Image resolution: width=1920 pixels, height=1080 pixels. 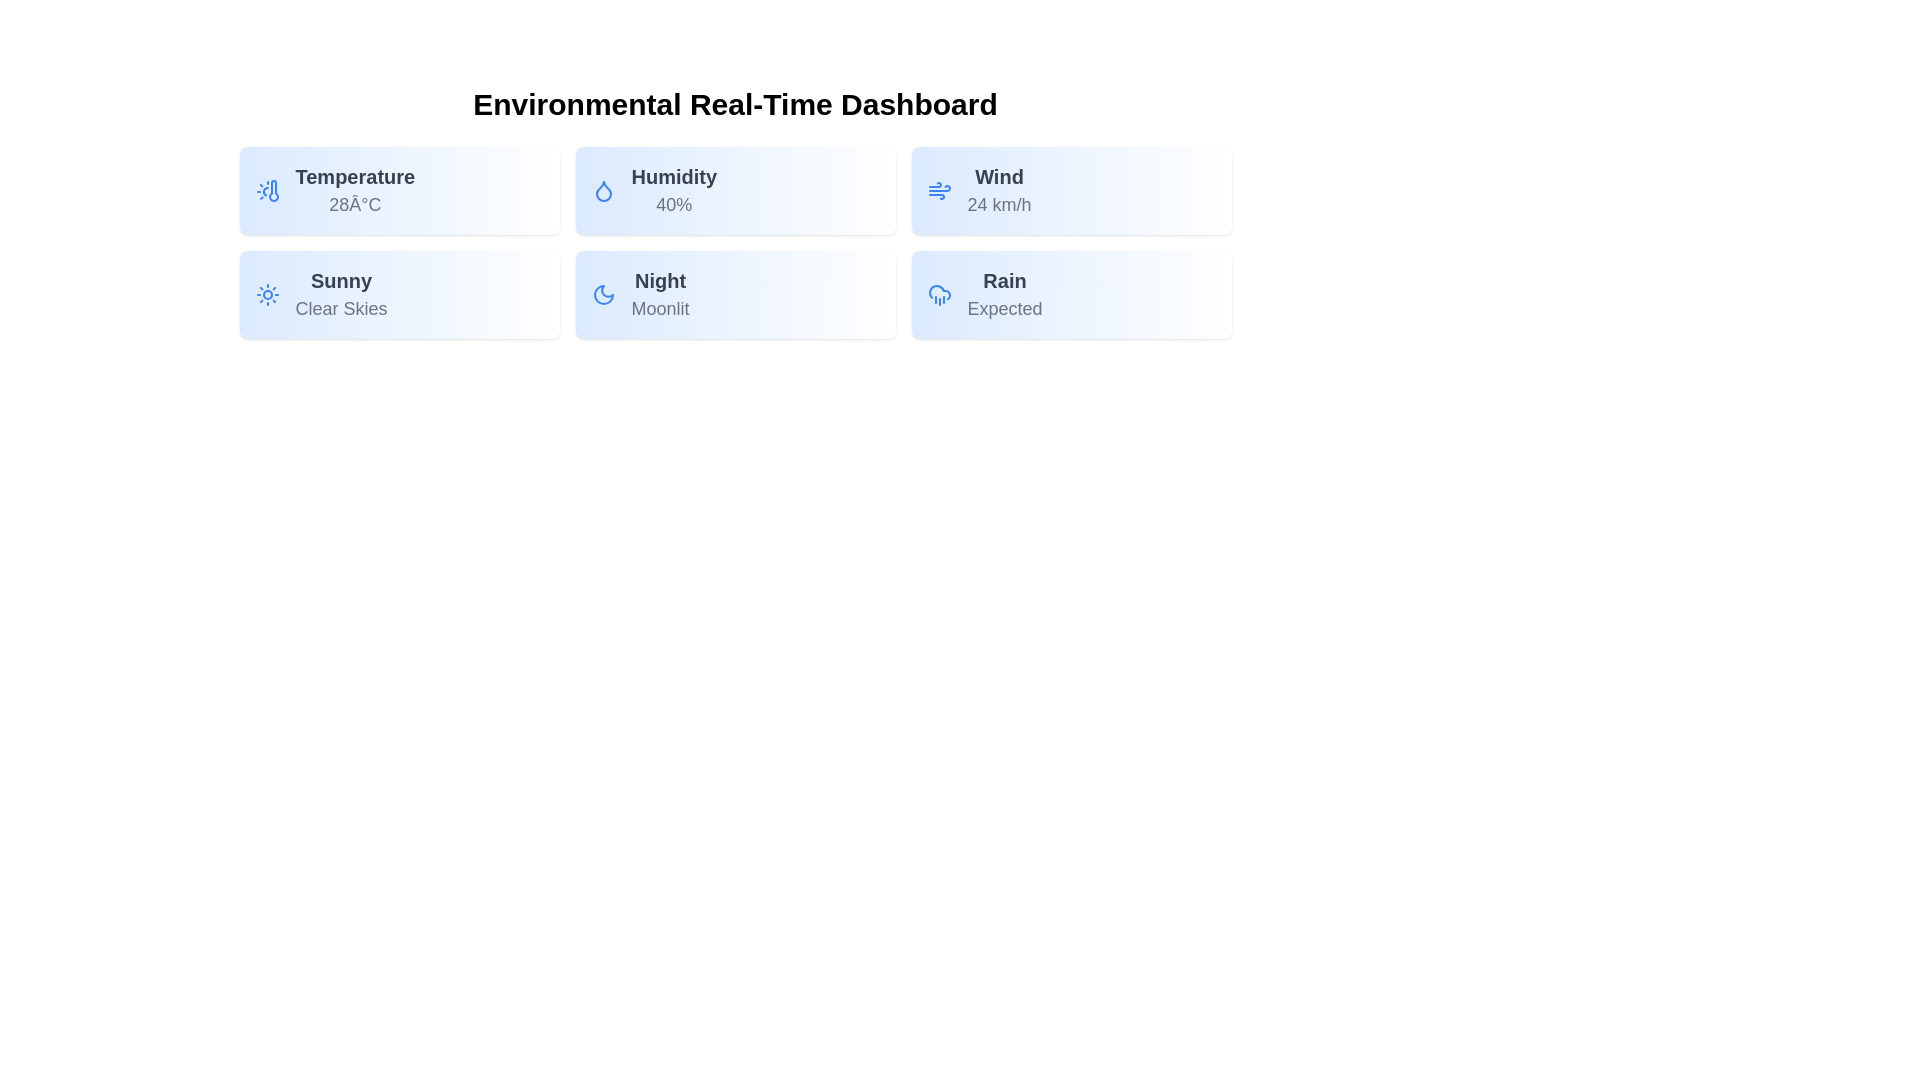 What do you see at coordinates (999, 191) in the screenshot?
I see `text displayed on the wind speed label, which shows the wind speed as 'Wind 24 km/h' in the third panel of the top row of the environmental dashboard` at bounding box center [999, 191].